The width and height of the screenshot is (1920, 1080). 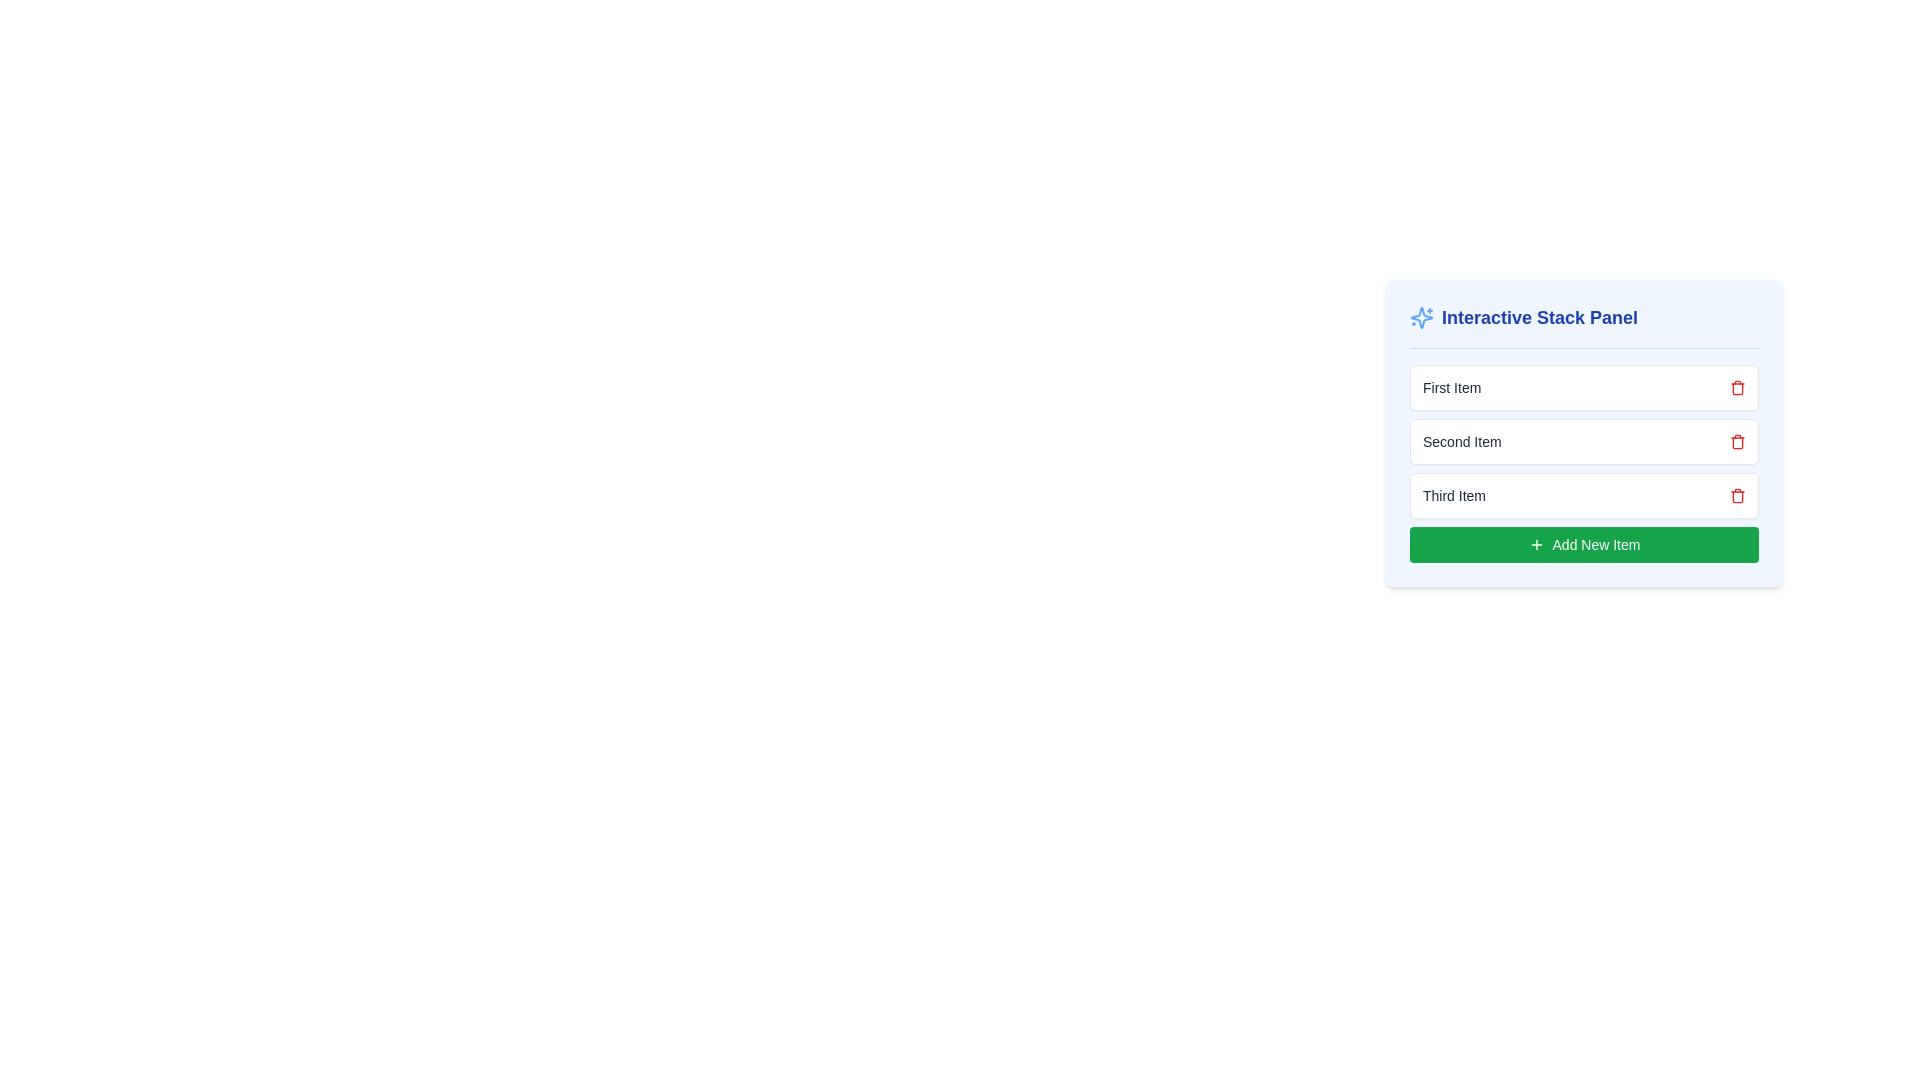 I want to click on the SVG icon embedded within the green 'Add New Item' button located at the bottom of the 'Interactive Stack Panel', so click(x=1535, y=544).